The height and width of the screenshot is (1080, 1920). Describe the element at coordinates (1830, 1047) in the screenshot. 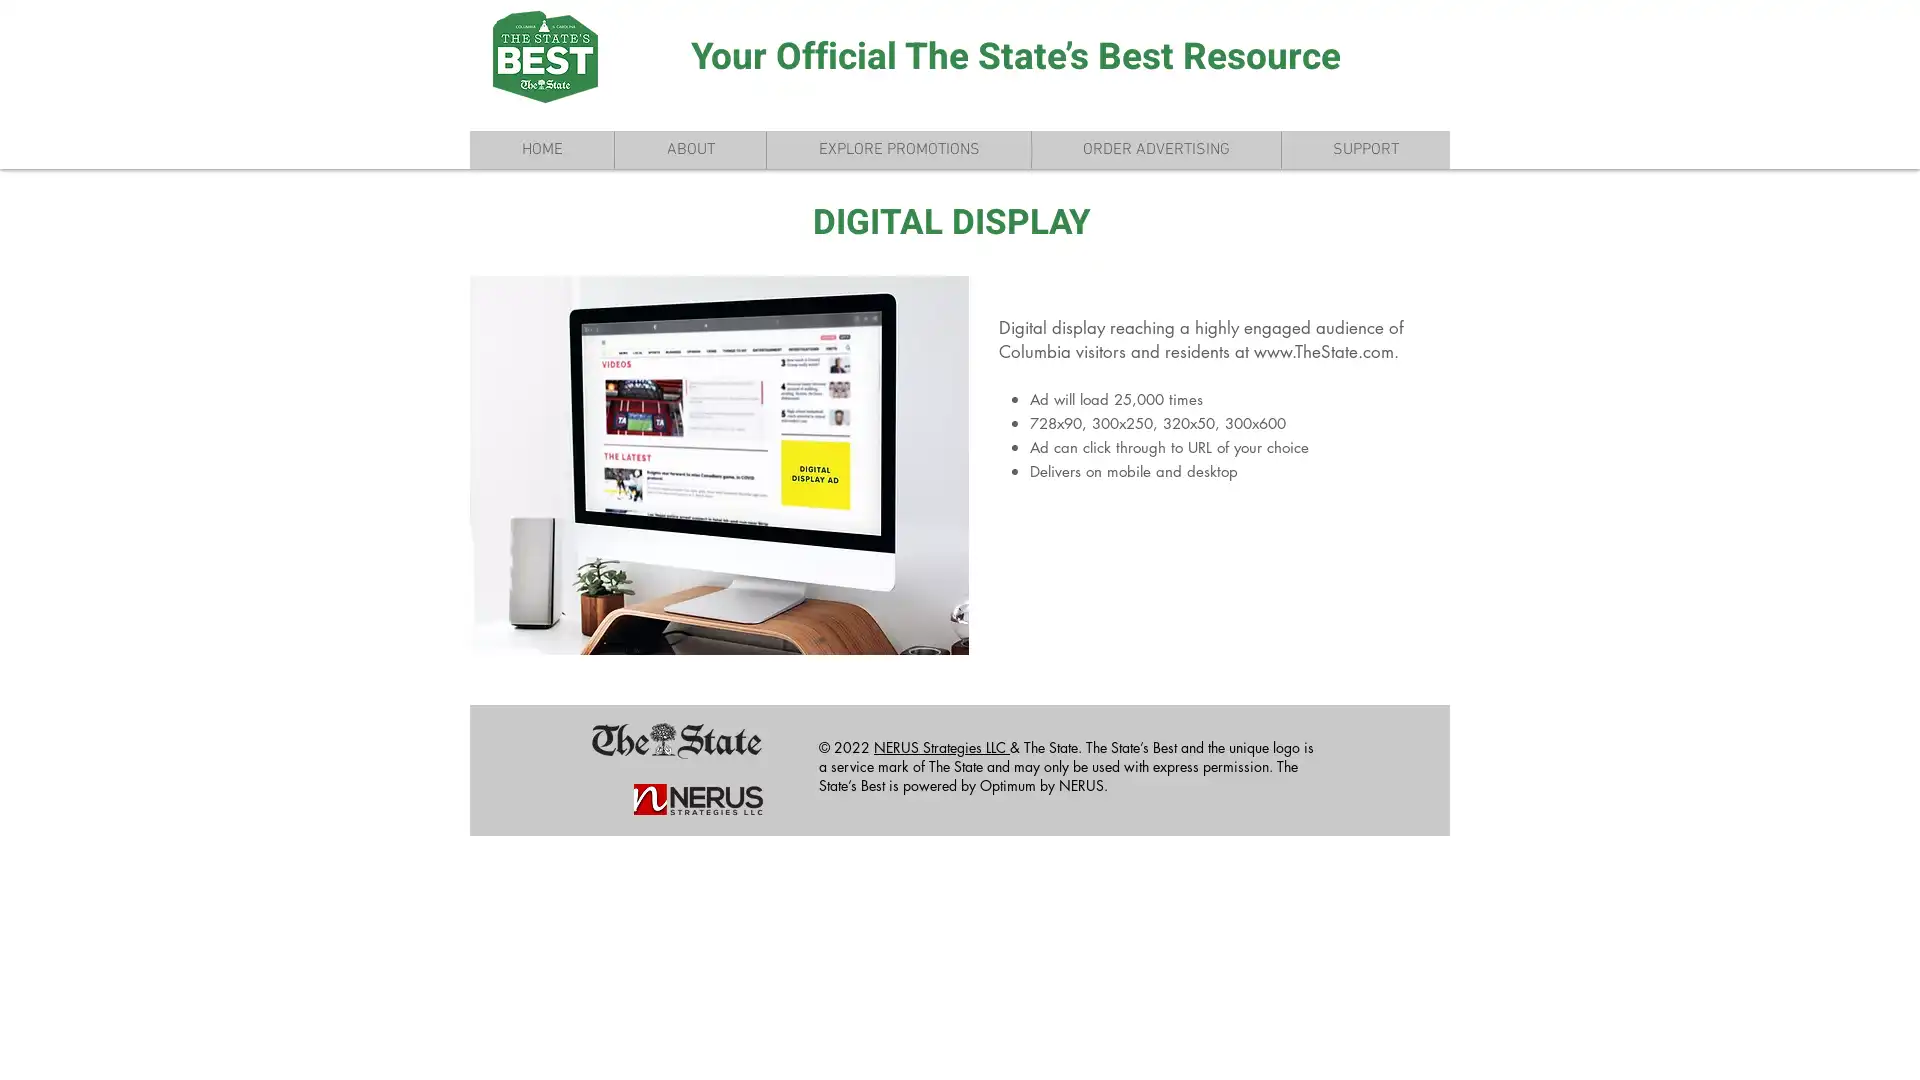

I see `Accept` at that location.